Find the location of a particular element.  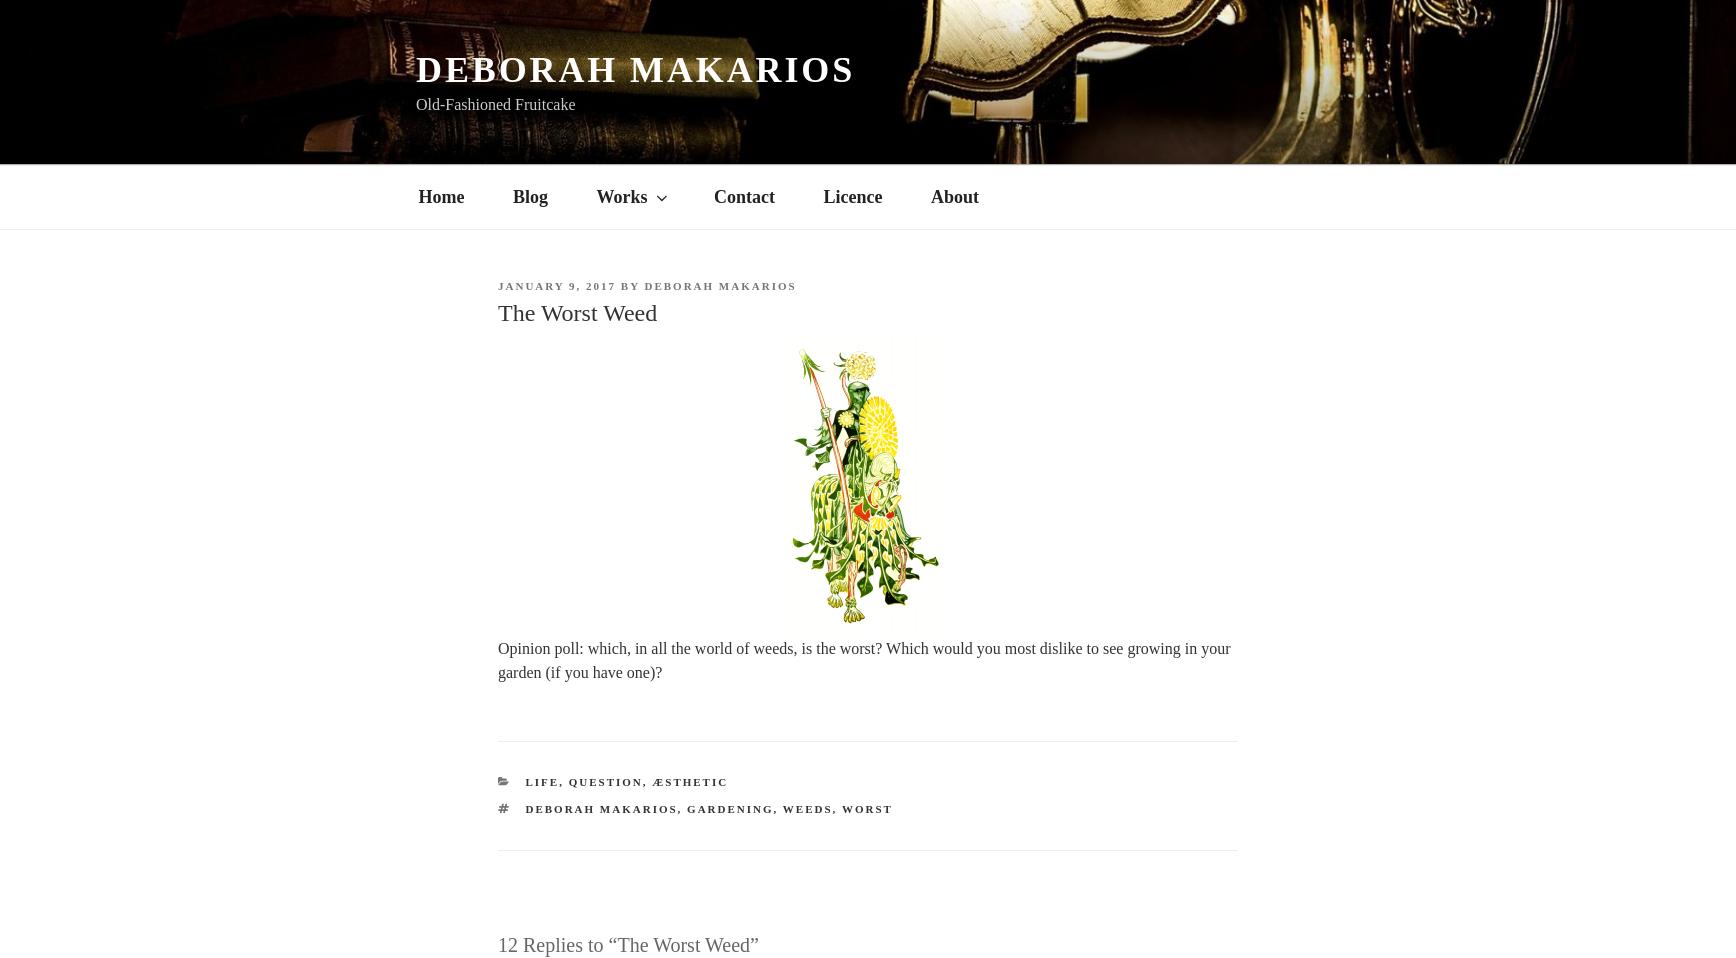

'January 9, 2017' is located at coordinates (557, 285).